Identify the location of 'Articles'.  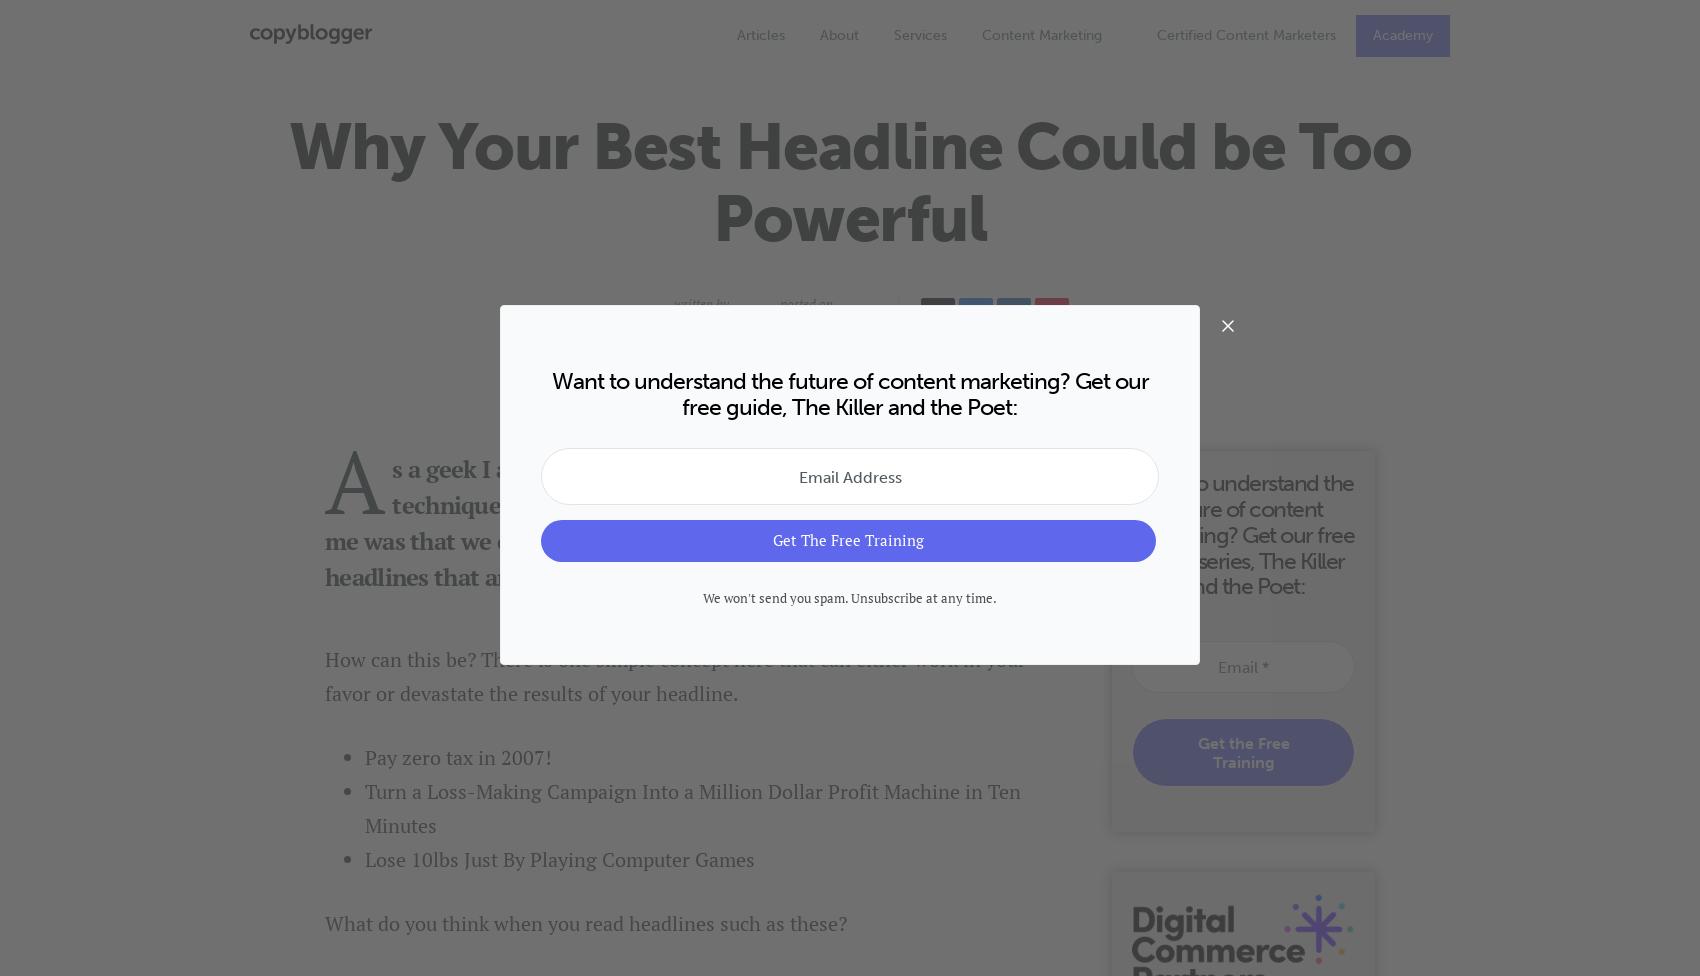
(759, 35).